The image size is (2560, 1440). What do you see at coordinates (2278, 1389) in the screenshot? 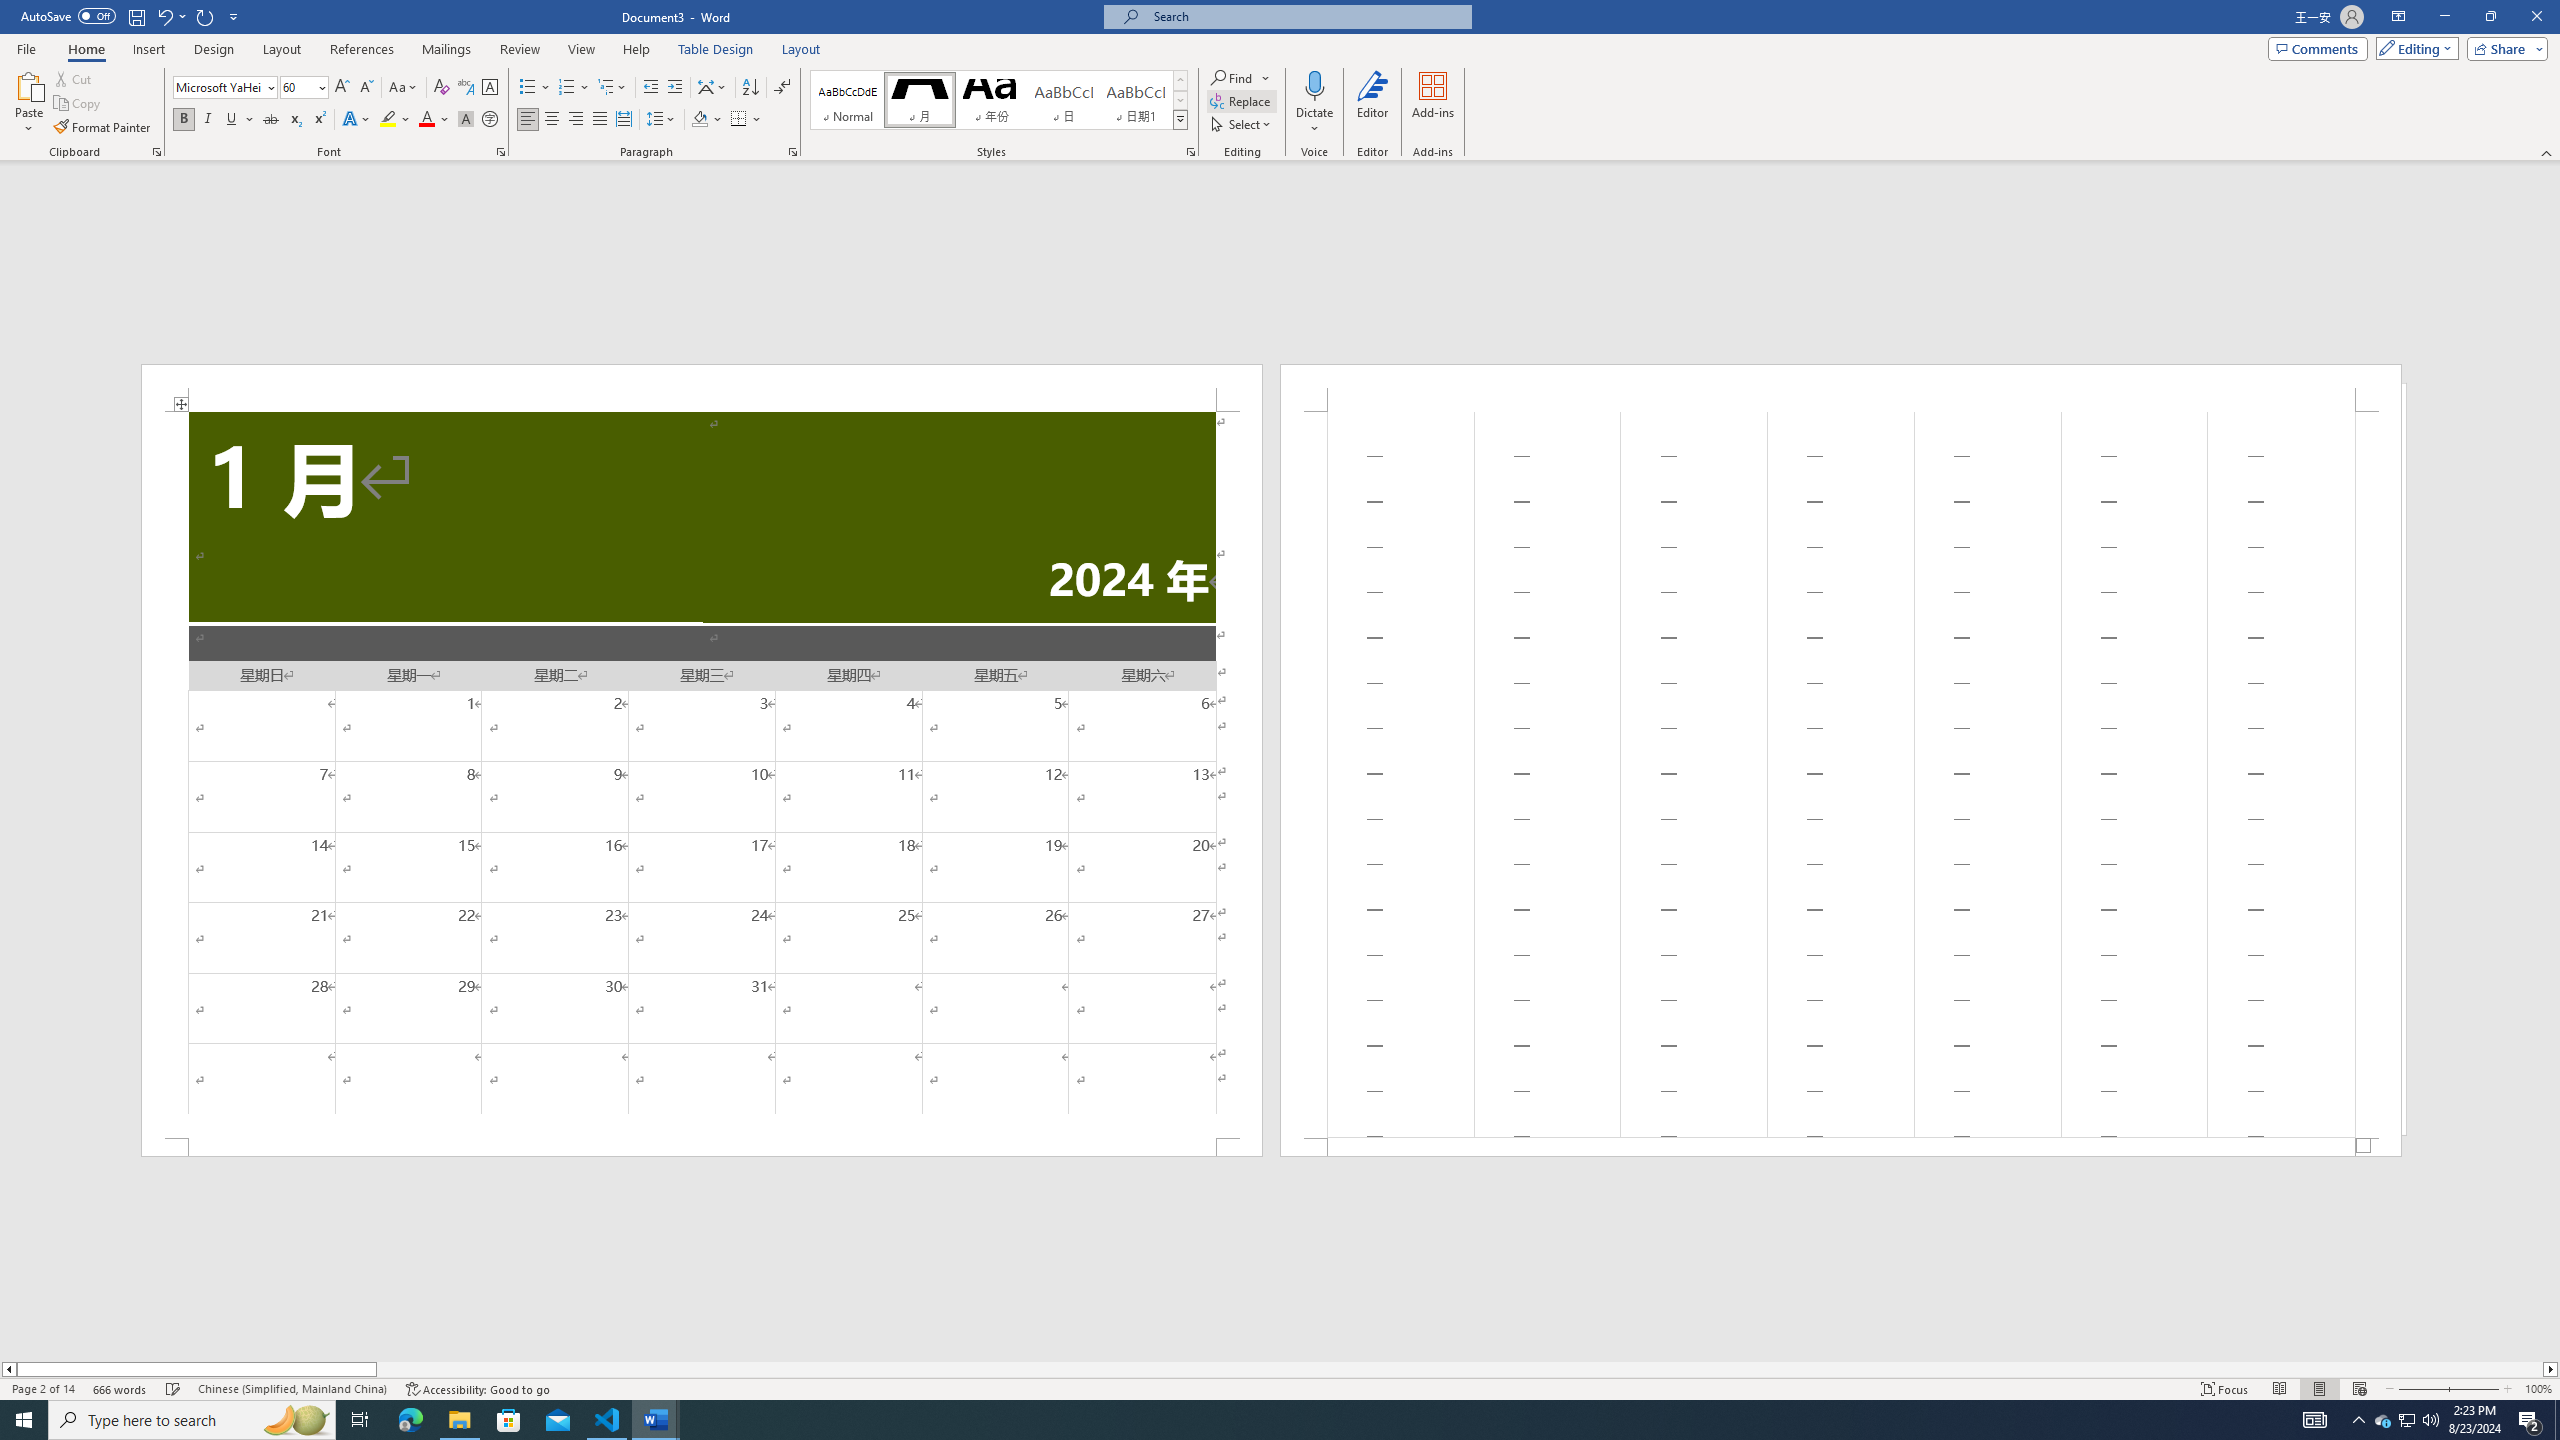
I see `'Read Mode'` at bounding box center [2278, 1389].